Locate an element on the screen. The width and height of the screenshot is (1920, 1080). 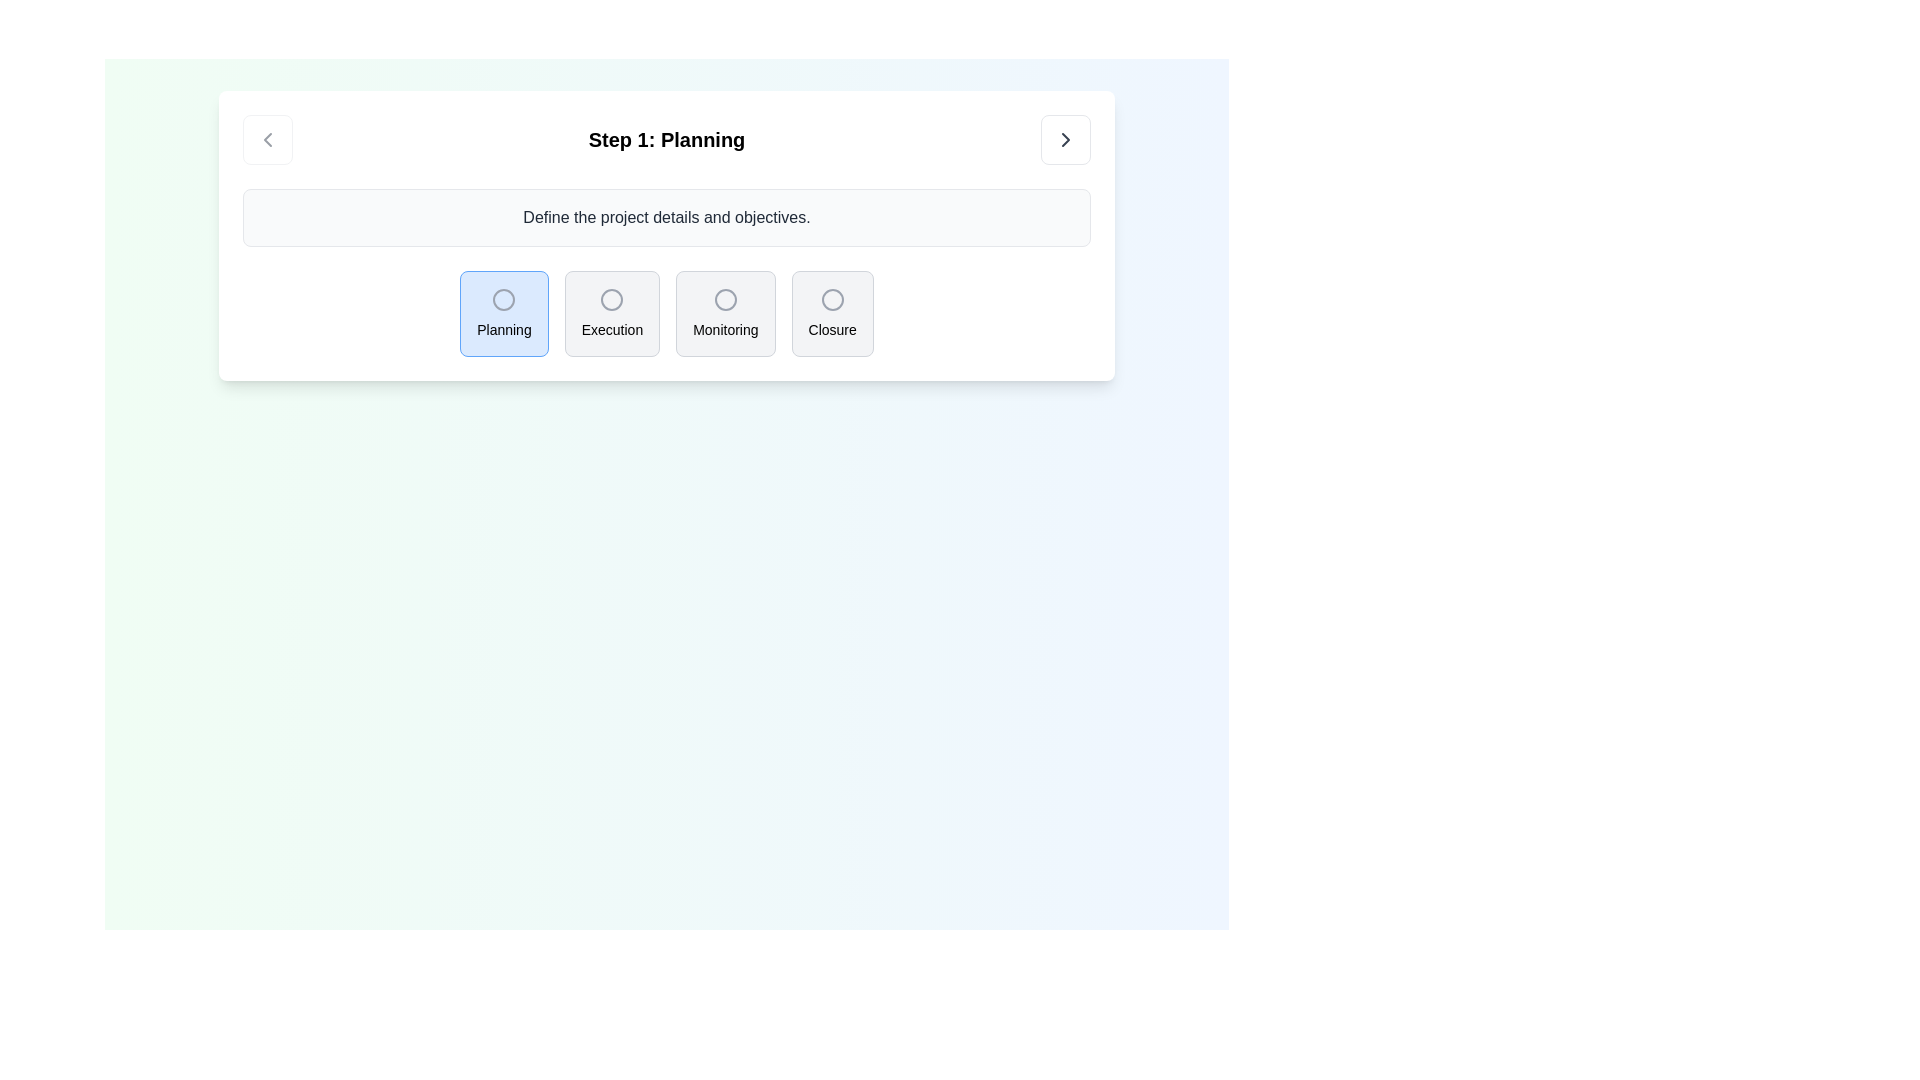
the small right-pointing chevron icon located in the top-right corner of the 'Step 1: Planning' modal is located at coordinates (1064, 138).